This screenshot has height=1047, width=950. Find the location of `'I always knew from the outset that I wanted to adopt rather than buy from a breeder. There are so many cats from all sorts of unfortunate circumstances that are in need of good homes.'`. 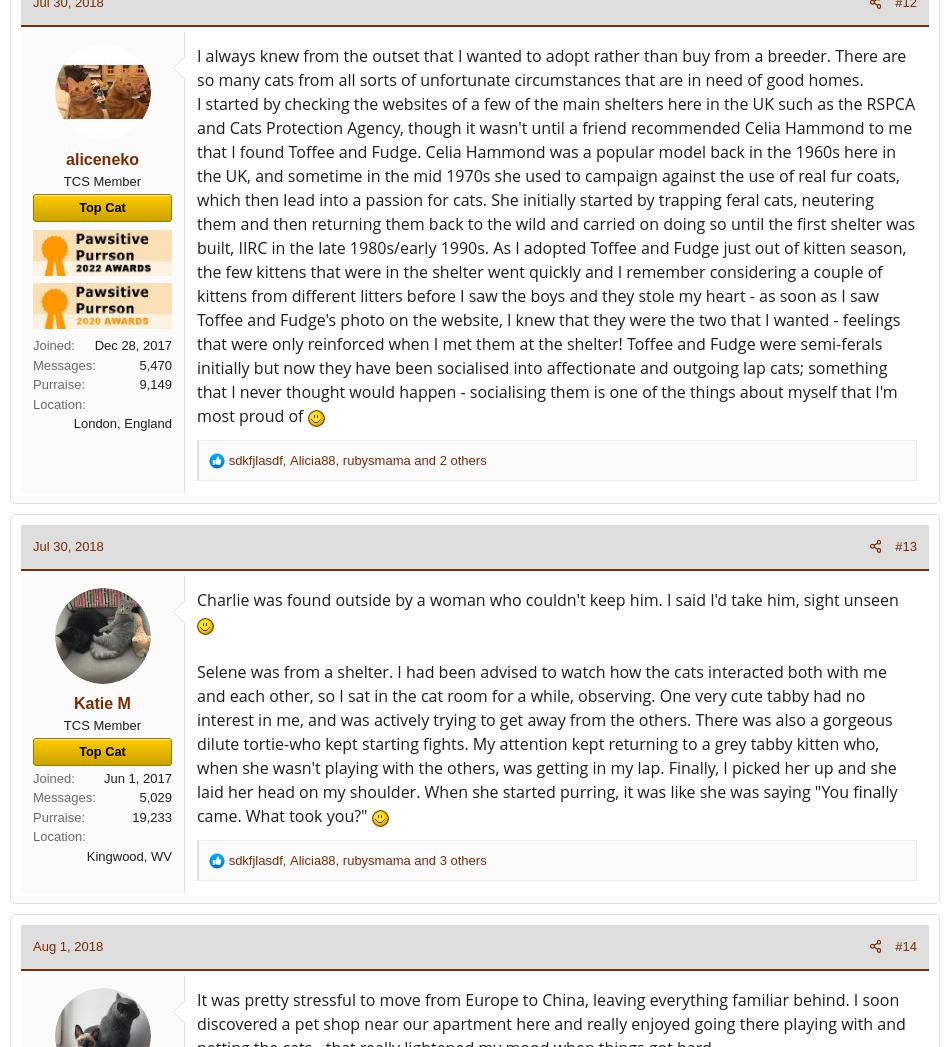

'I always knew from the outset that I wanted to adopt rather than buy from a breeder. There are so many cats from all sorts of unfortunate circumstances that are in need of good homes.' is located at coordinates (551, 67).